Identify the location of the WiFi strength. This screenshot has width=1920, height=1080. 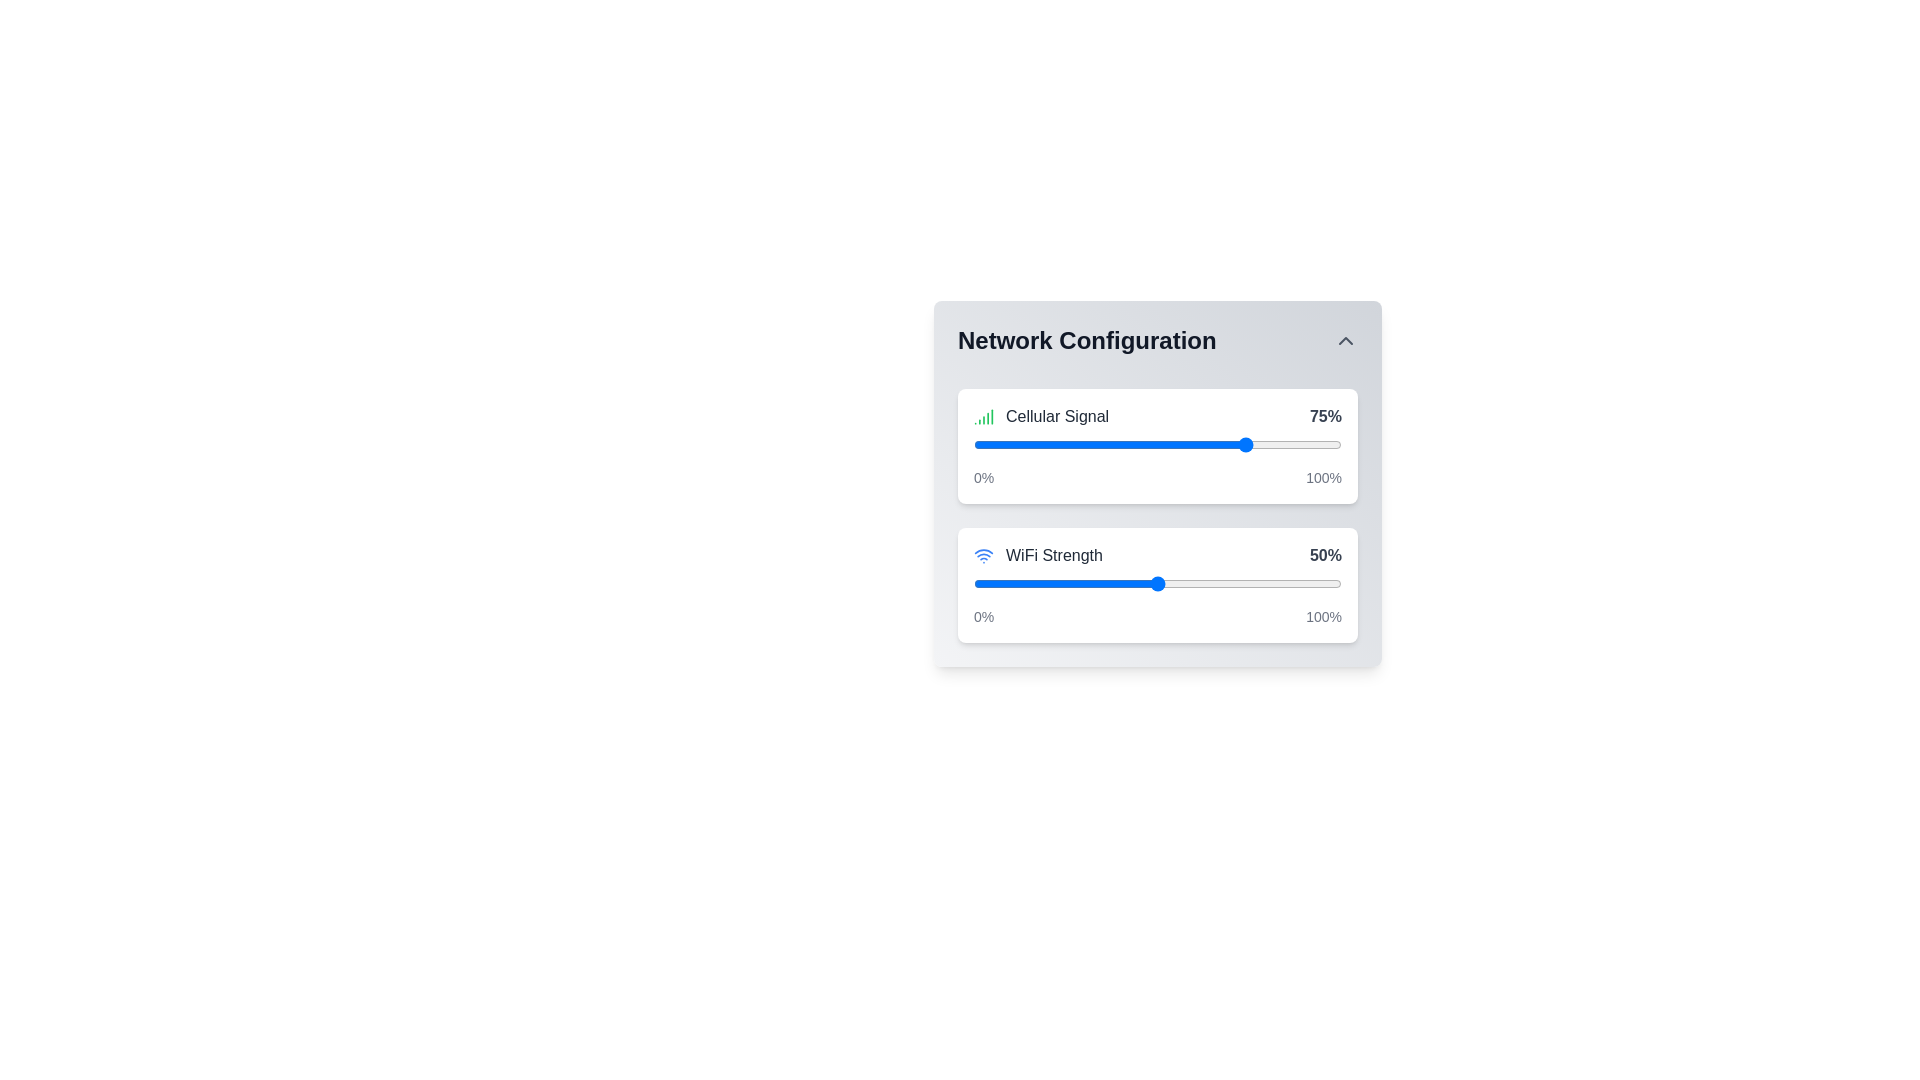
(1194, 583).